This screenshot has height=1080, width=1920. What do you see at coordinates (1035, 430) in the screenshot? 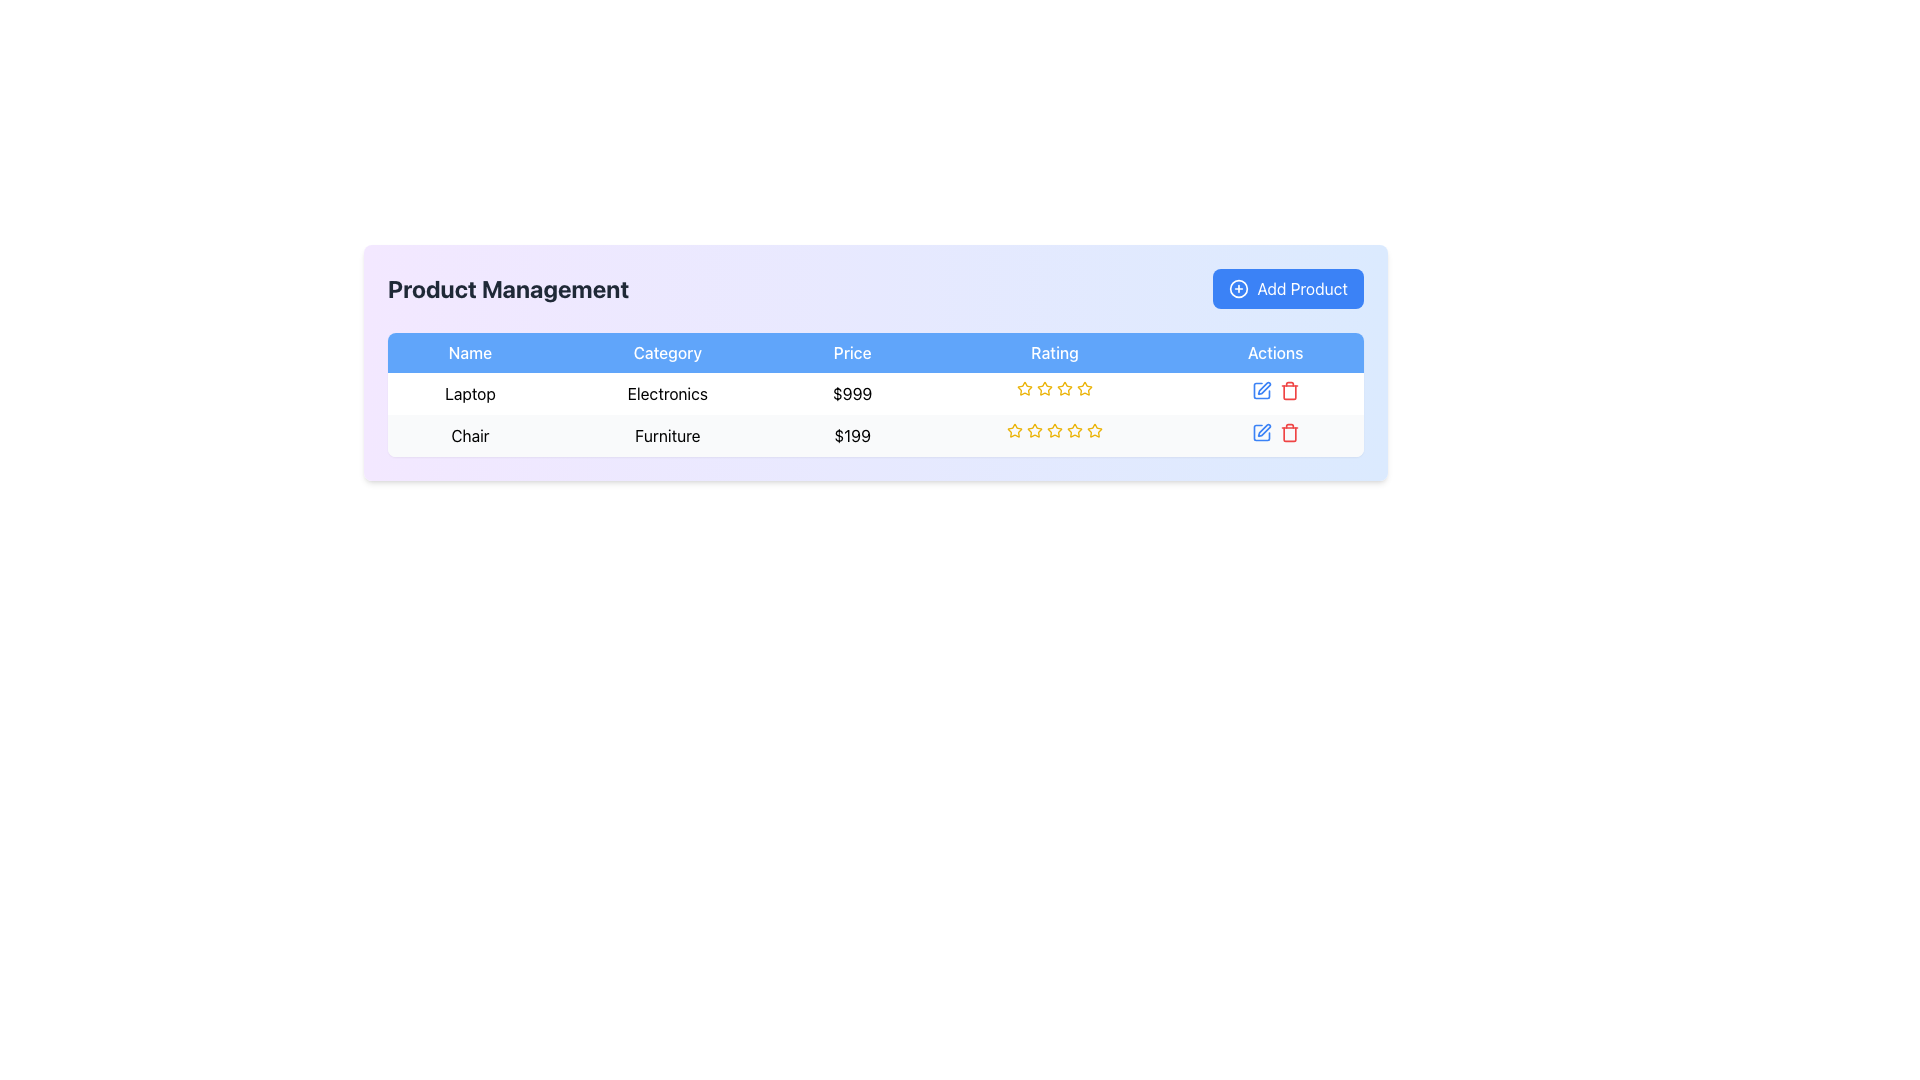
I see `the yellow outlined star icon representing the rating for the 'Chair' product in the second row of the table` at bounding box center [1035, 430].